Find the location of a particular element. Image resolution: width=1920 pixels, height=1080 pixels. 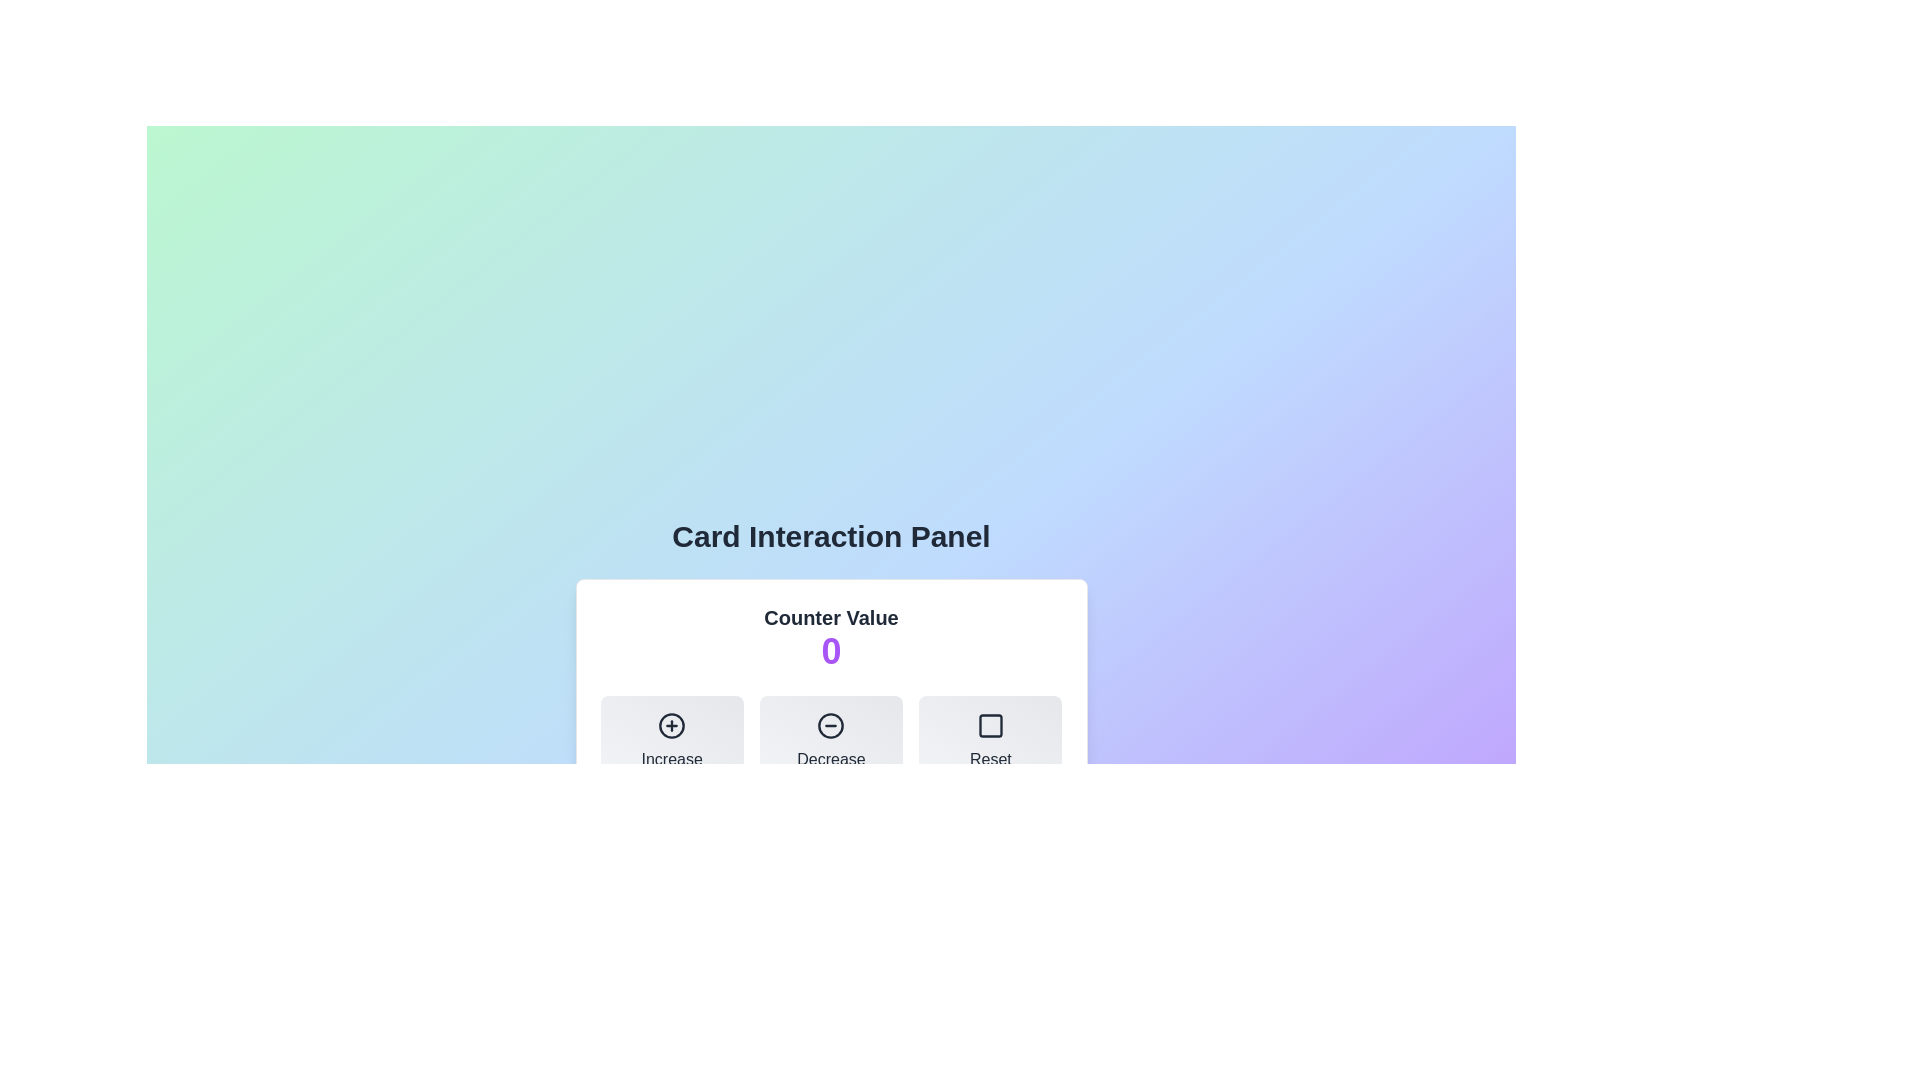

the icon located at the top center of the 'Increase' button, which indicates an action to increment a count or value is located at coordinates (672, 725).